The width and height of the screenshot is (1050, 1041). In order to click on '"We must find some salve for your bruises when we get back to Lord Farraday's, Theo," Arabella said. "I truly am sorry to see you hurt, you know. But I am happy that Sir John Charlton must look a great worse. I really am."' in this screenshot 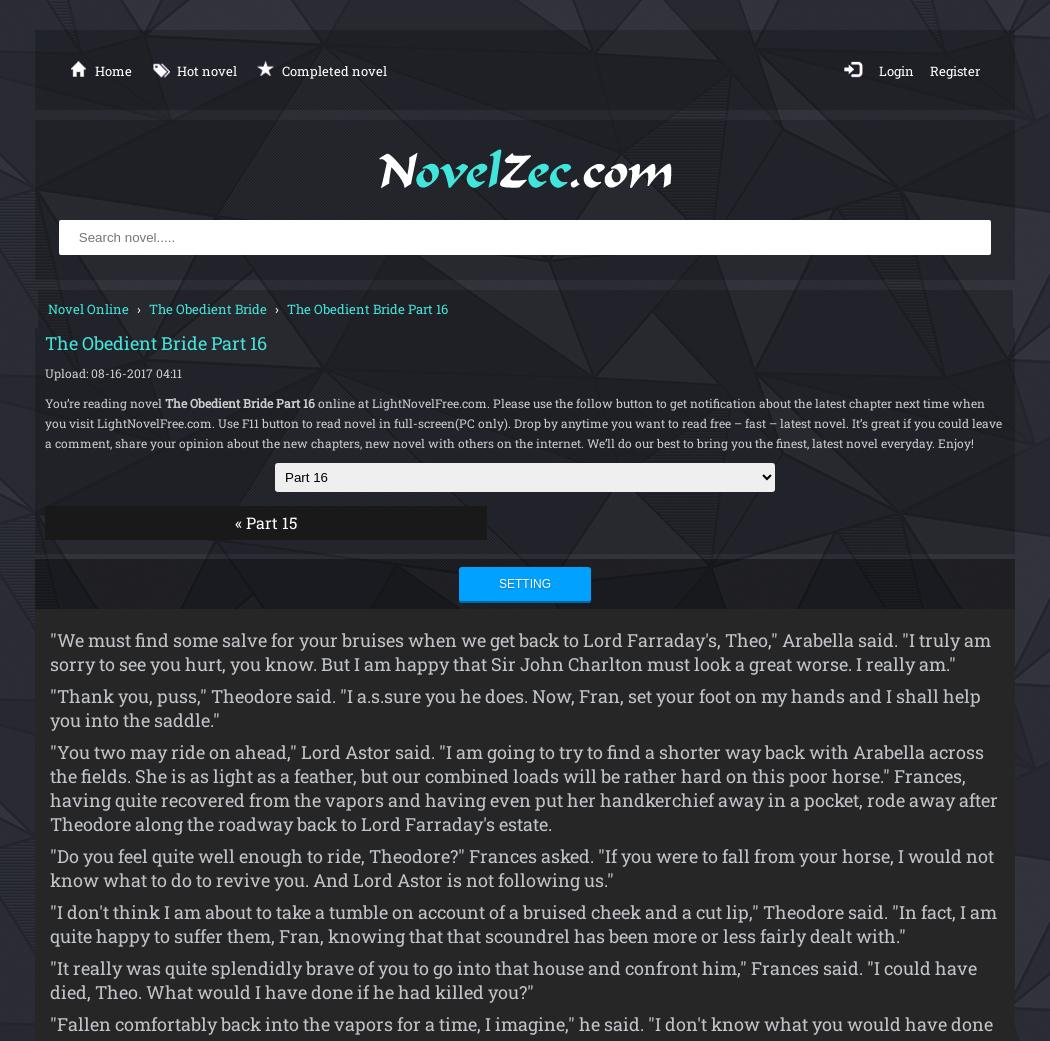, I will do `click(48, 650)`.